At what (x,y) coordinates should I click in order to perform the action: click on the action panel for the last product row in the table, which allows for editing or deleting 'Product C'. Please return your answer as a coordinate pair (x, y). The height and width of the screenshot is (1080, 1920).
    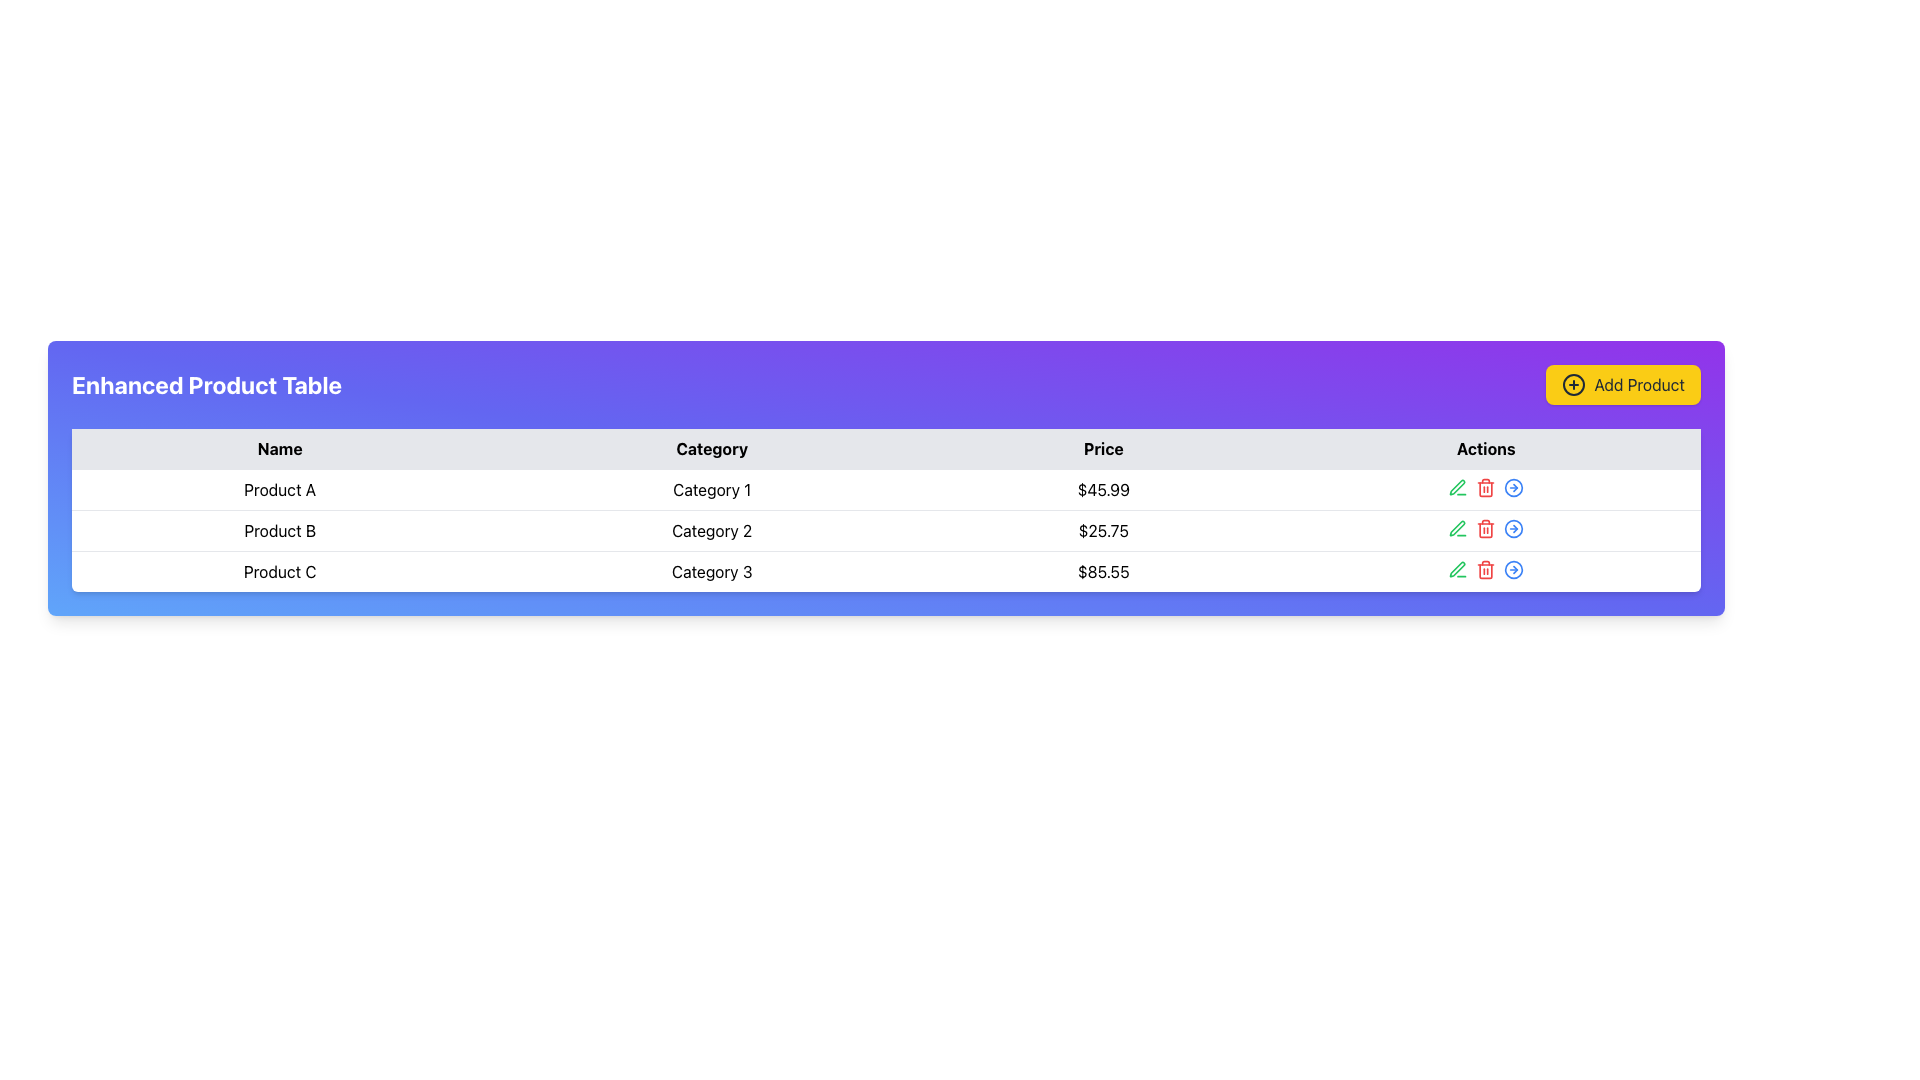
    Looking at the image, I should click on (1486, 570).